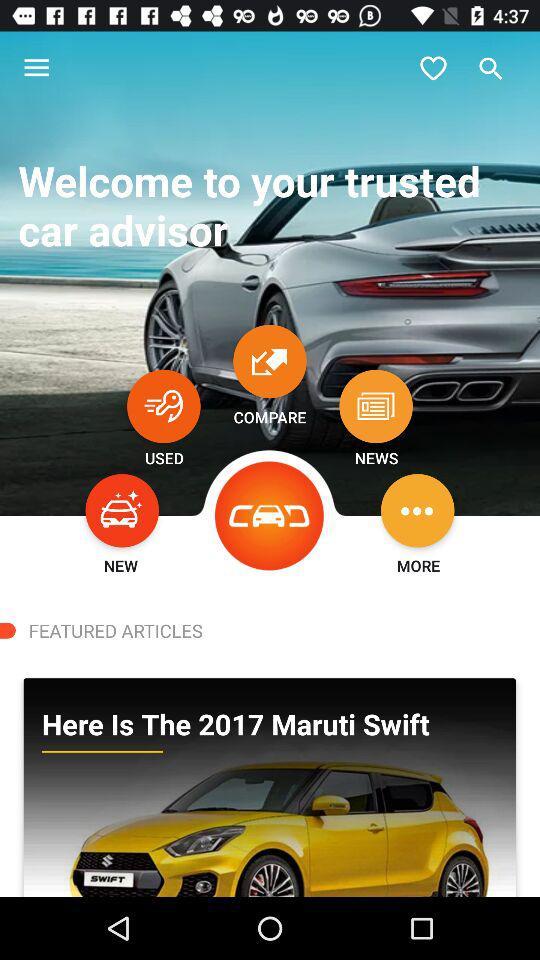 The height and width of the screenshot is (960, 540). What do you see at coordinates (162, 405) in the screenshot?
I see `the icon below welcome to your item` at bounding box center [162, 405].